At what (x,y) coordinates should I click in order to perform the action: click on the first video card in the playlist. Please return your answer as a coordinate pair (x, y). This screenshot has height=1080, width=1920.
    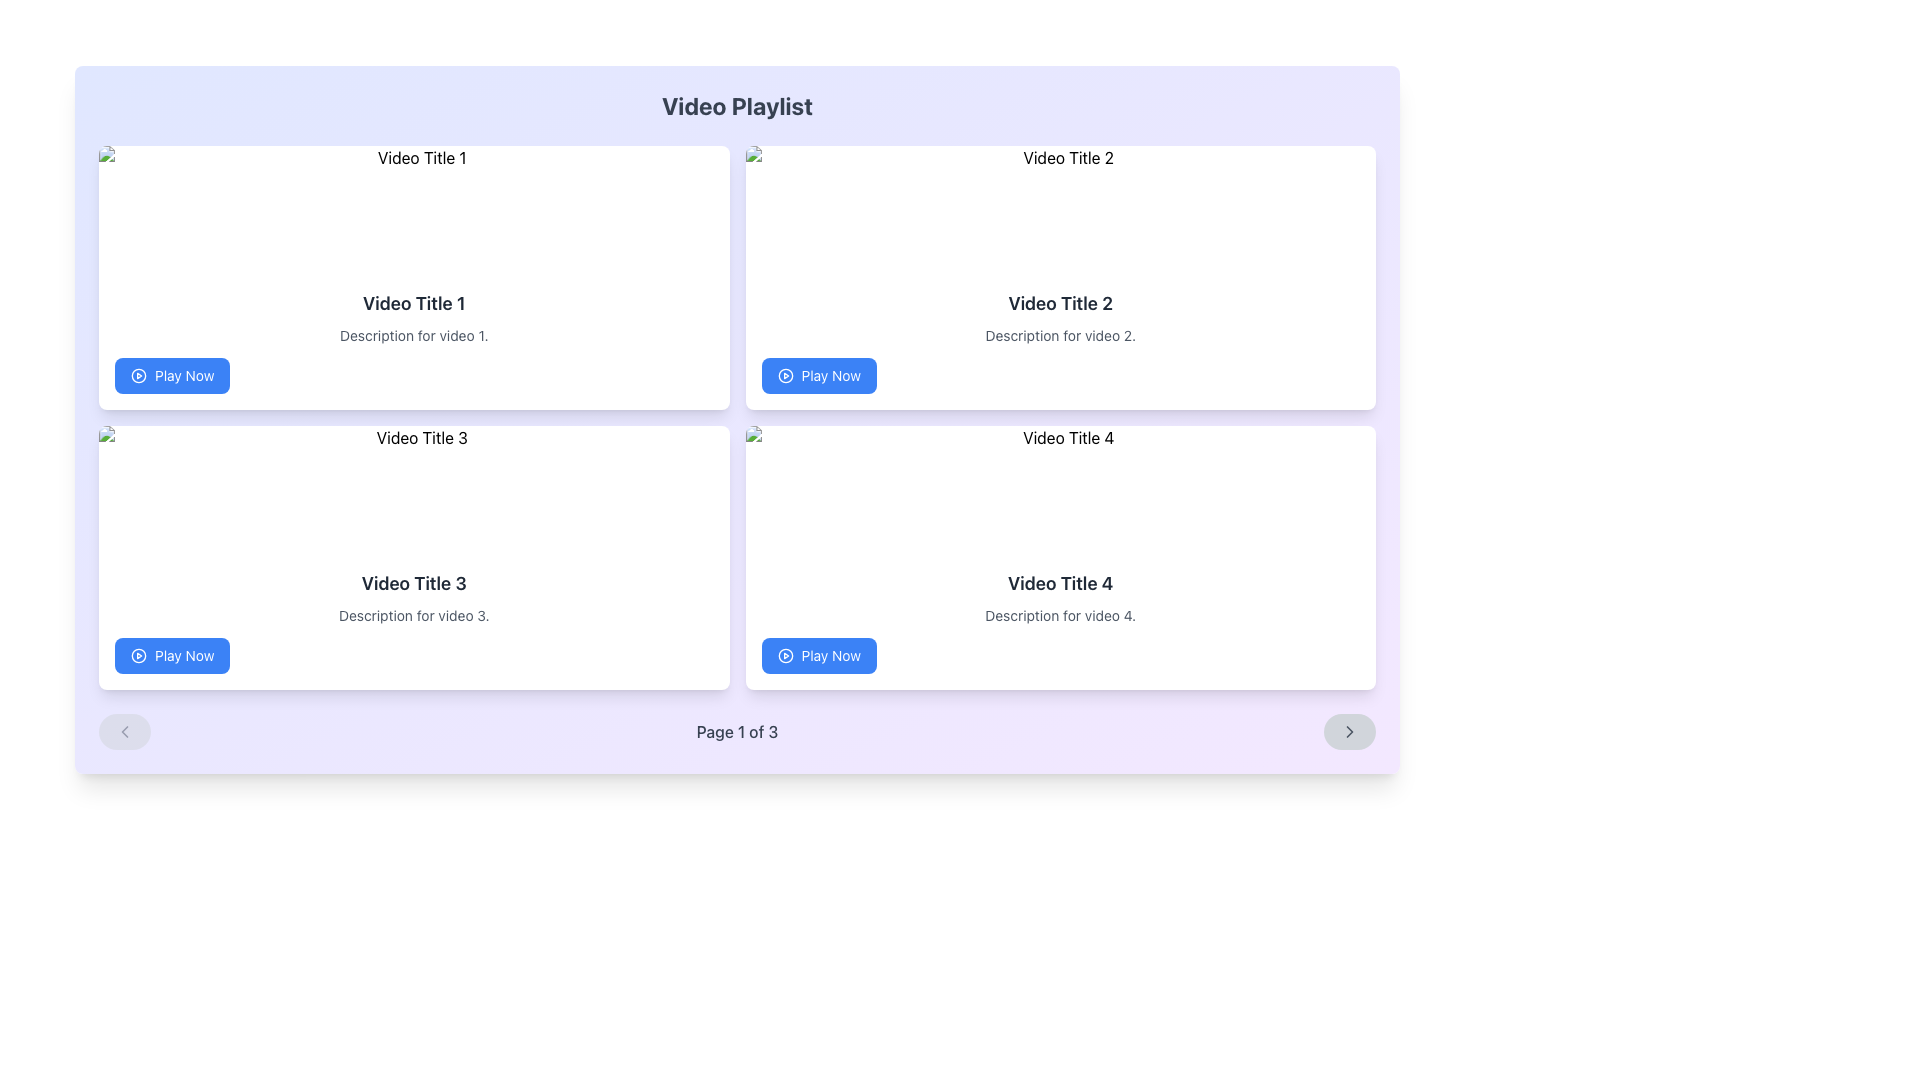
    Looking at the image, I should click on (413, 277).